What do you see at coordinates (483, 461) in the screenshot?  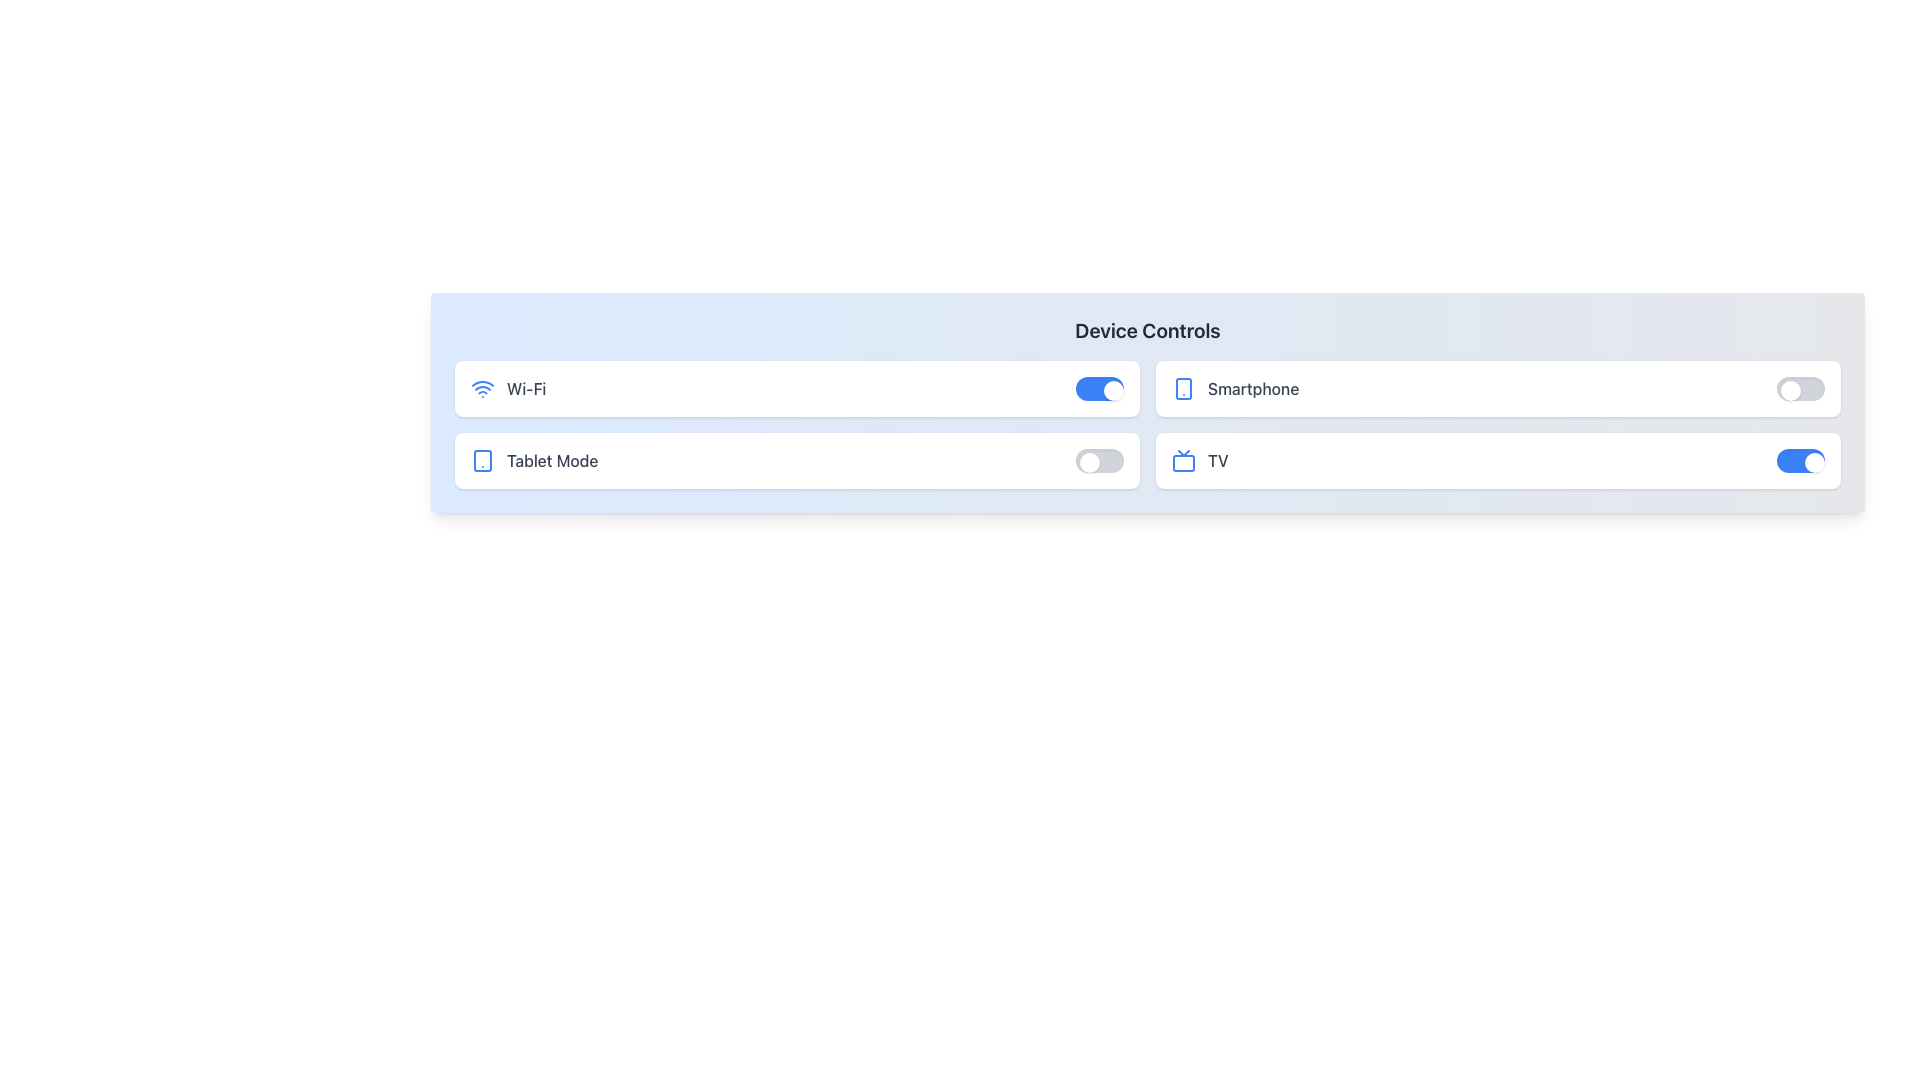 I see `the decorative graphic element of the tablet icon located on the left side of the second row in the Device Controls panel` at bounding box center [483, 461].